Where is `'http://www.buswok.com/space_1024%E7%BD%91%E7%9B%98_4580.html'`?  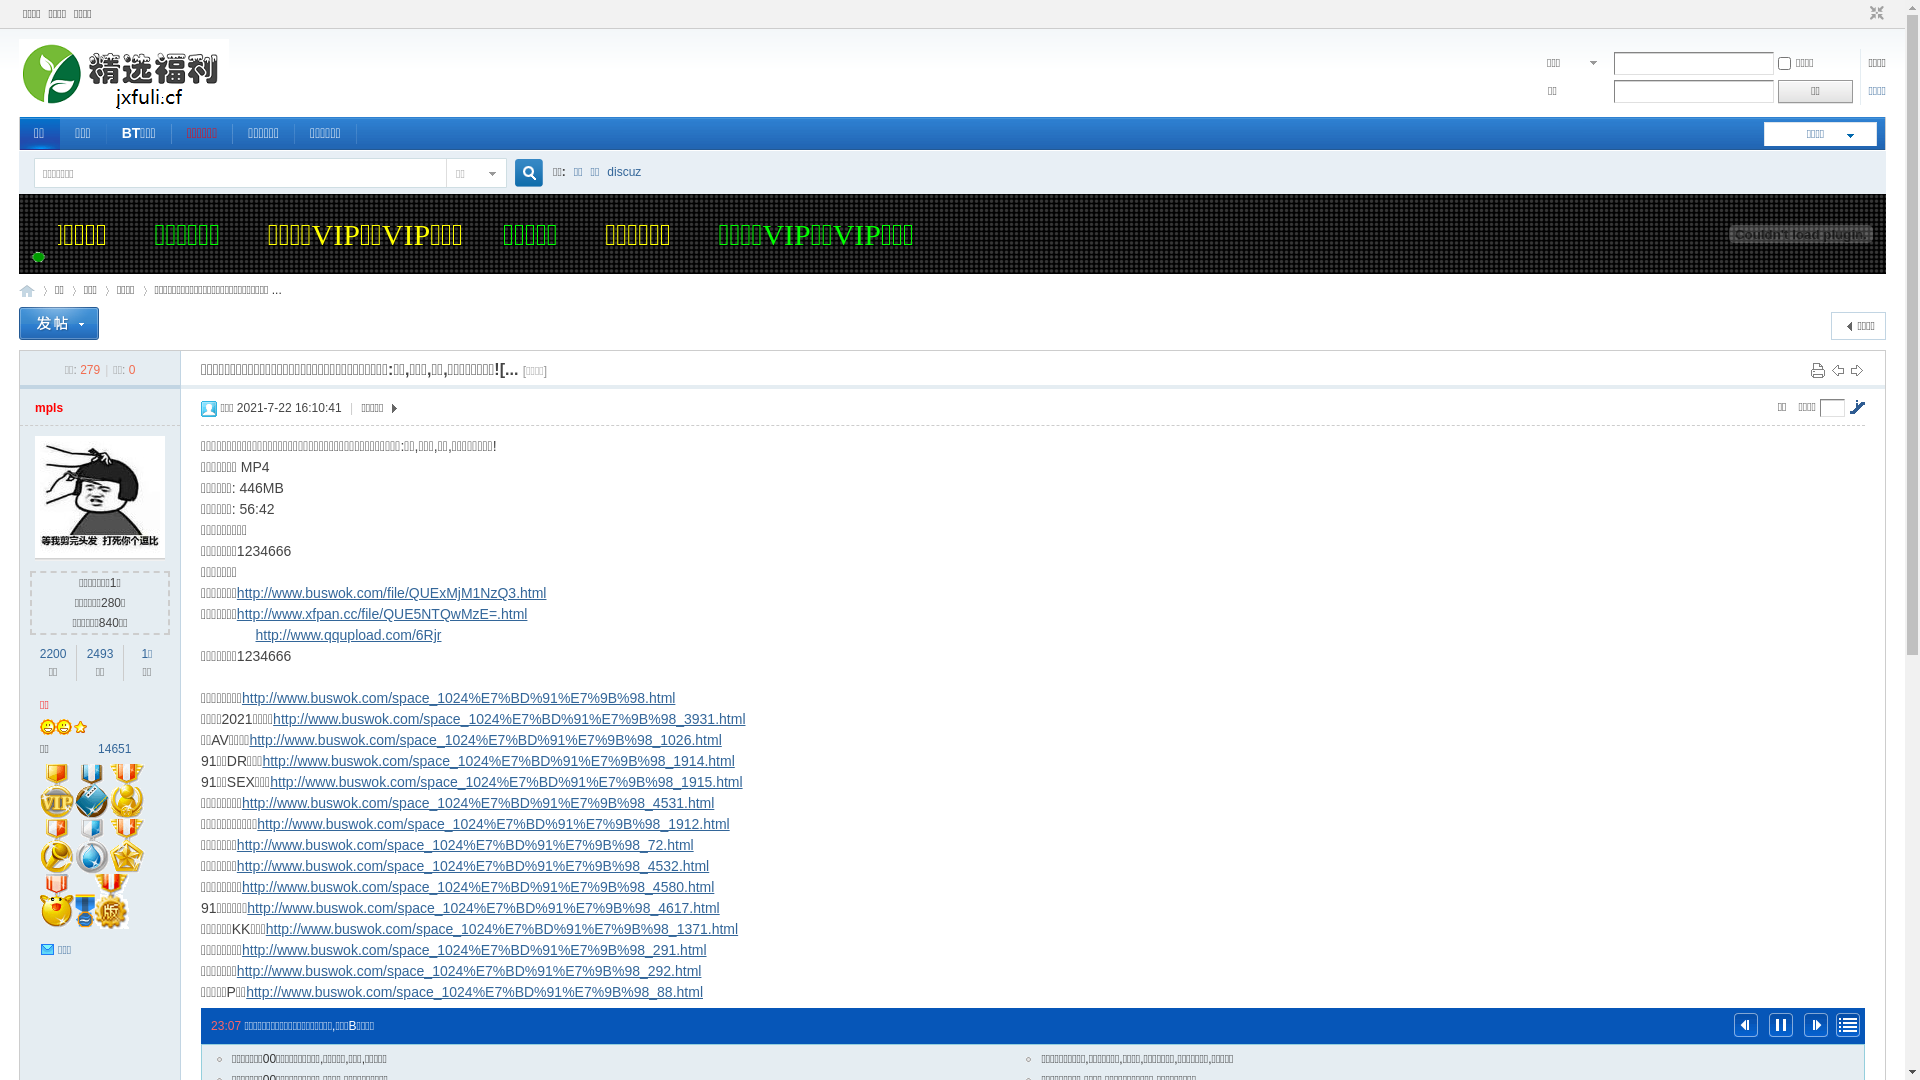
'http://www.buswok.com/space_1024%E7%BD%91%E7%9B%98_4580.html' is located at coordinates (477, 886).